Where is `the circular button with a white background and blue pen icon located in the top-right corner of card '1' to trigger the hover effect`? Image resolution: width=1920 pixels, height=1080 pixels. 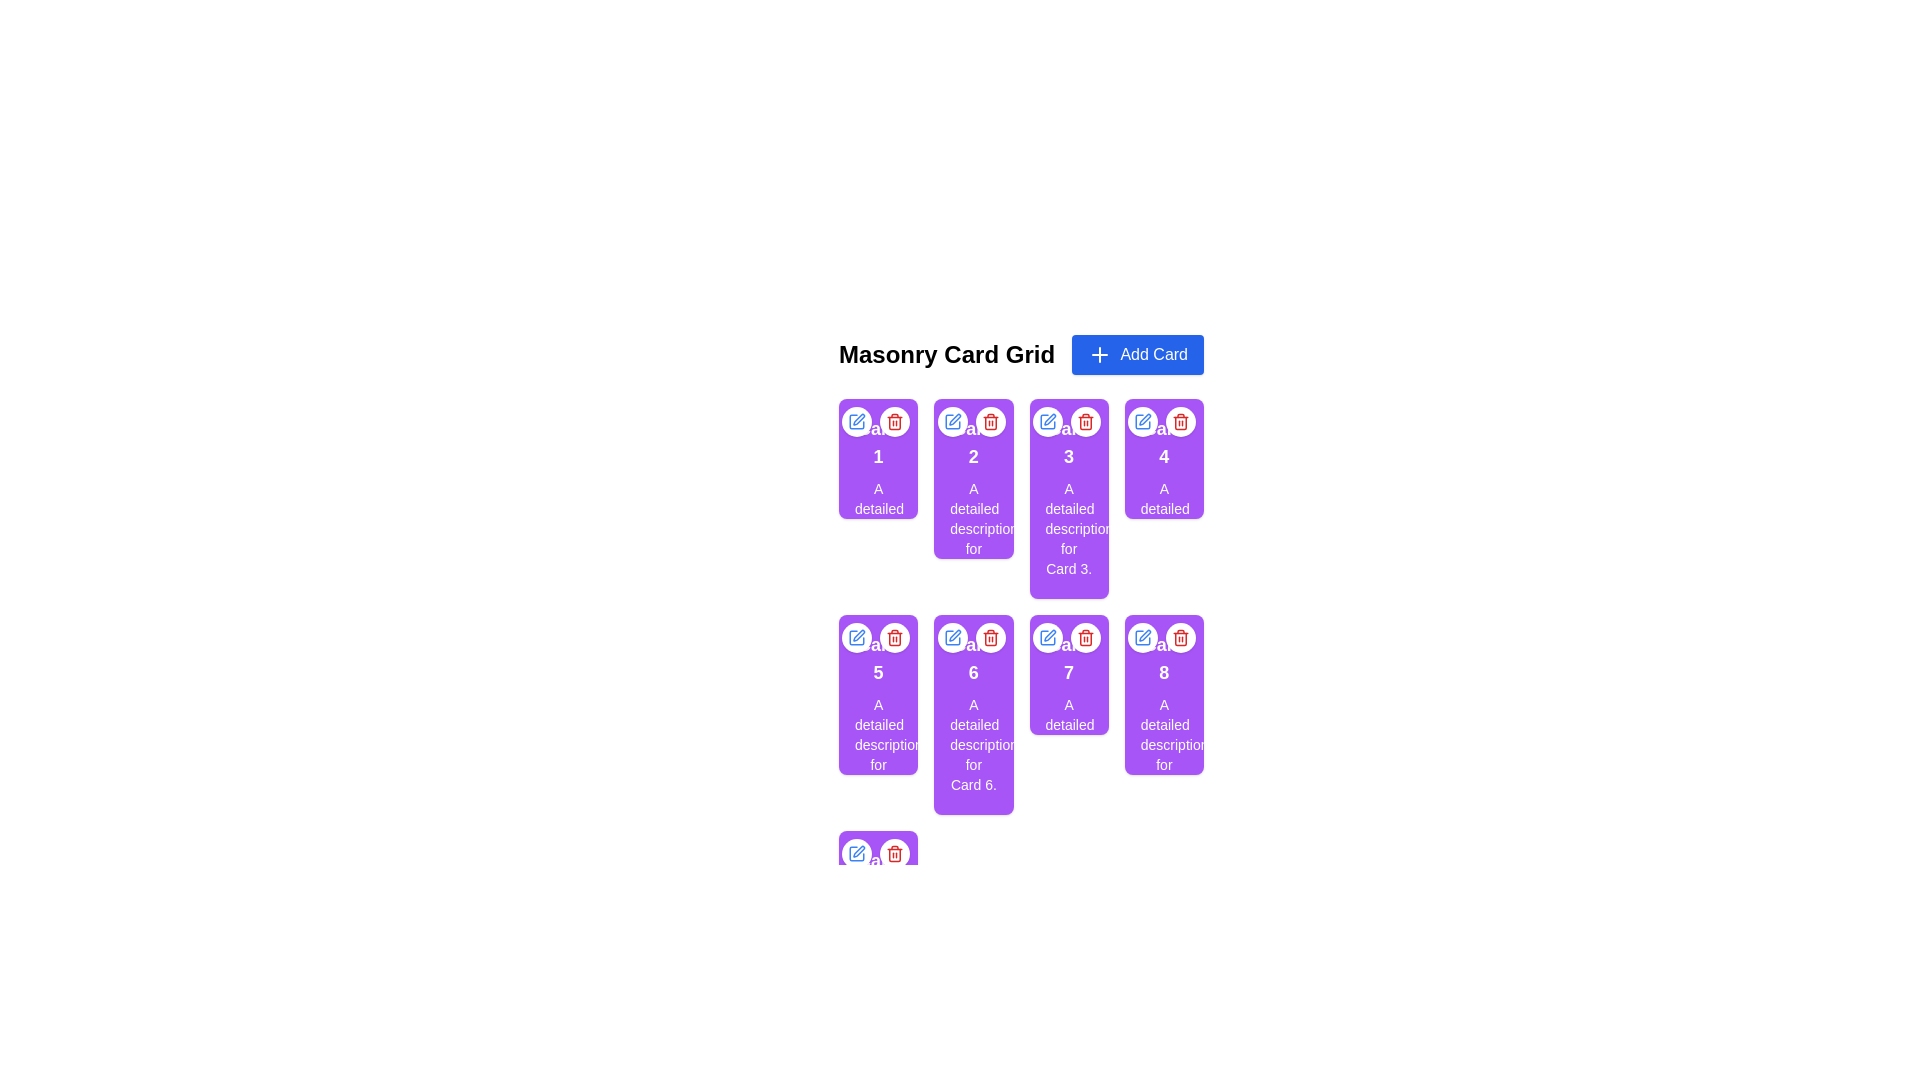
the circular button with a white background and blue pen icon located in the top-right corner of card '1' to trigger the hover effect is located at coordinates (857, 420).